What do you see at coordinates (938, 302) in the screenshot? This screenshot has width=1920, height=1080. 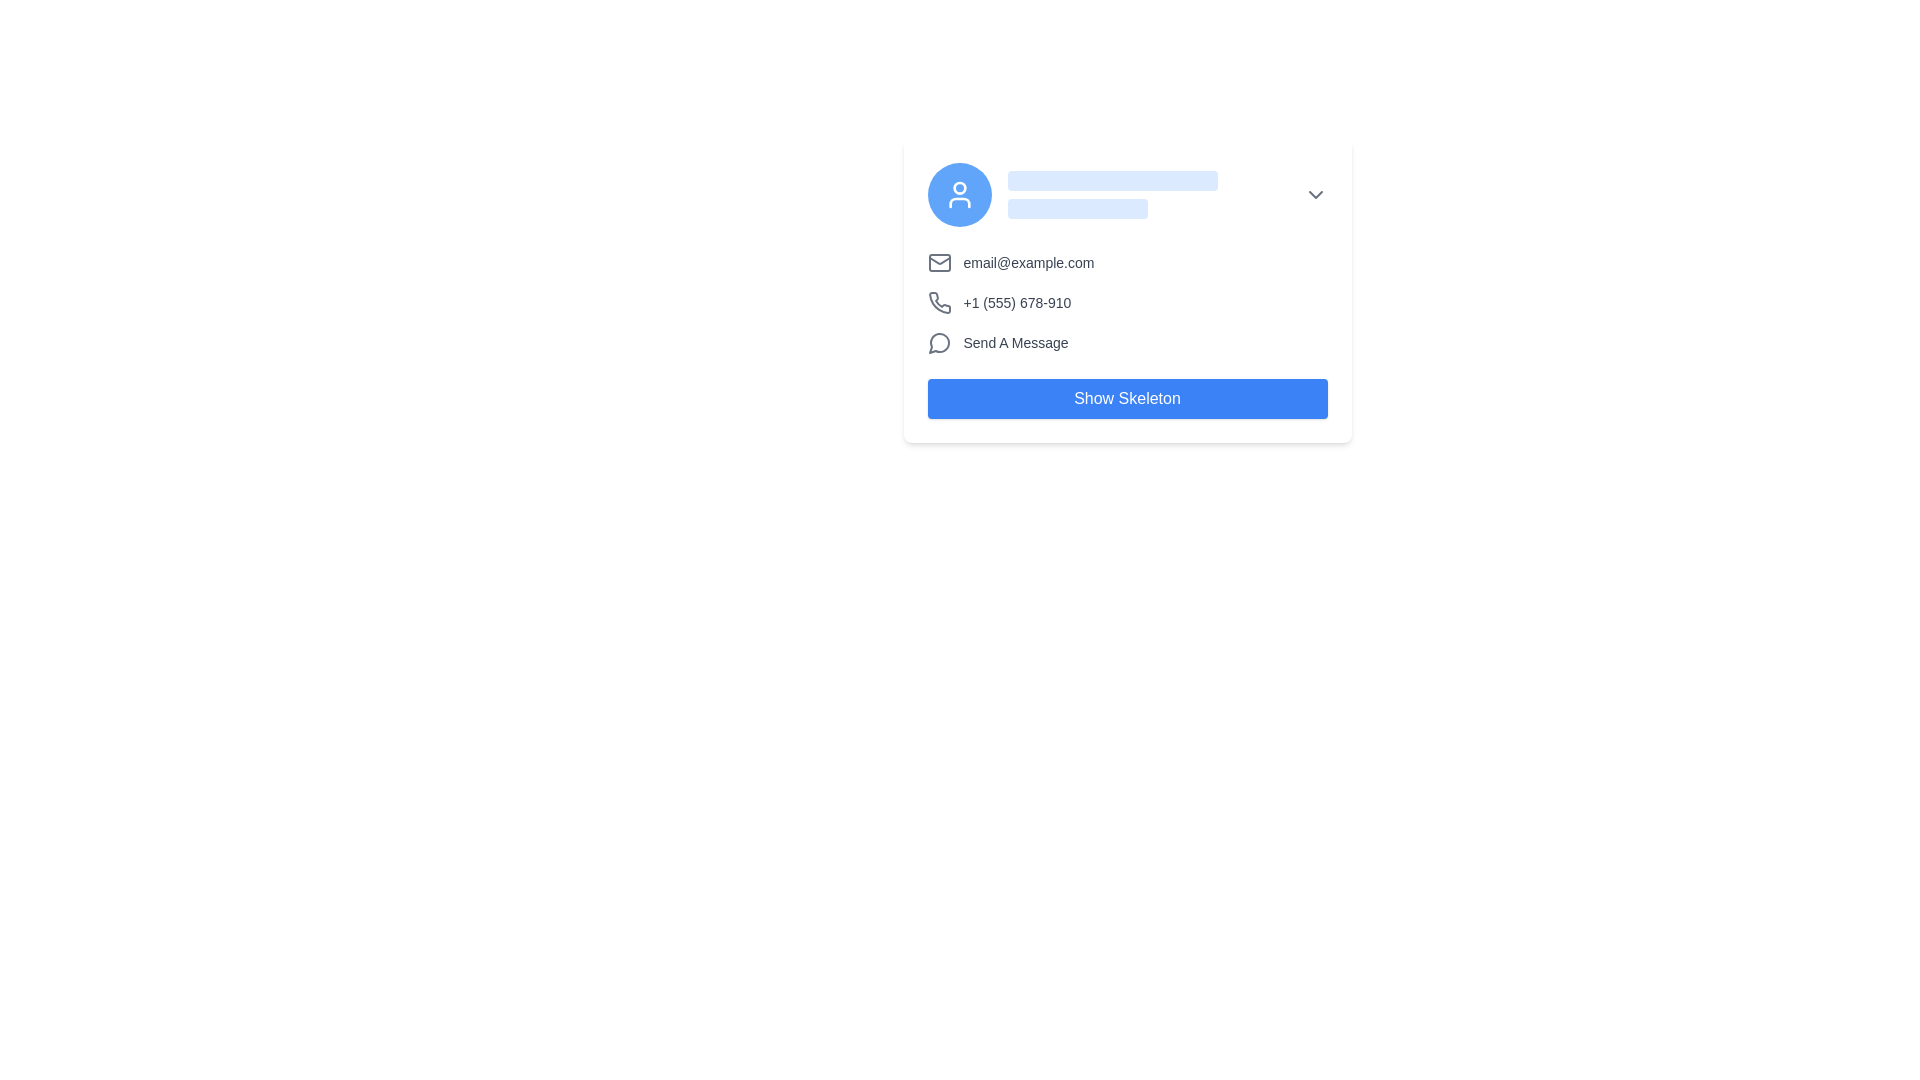 I see `the gray phone receiver icon located to the left of the phone number text in the contact detail section` at bounding box center [938, 302].